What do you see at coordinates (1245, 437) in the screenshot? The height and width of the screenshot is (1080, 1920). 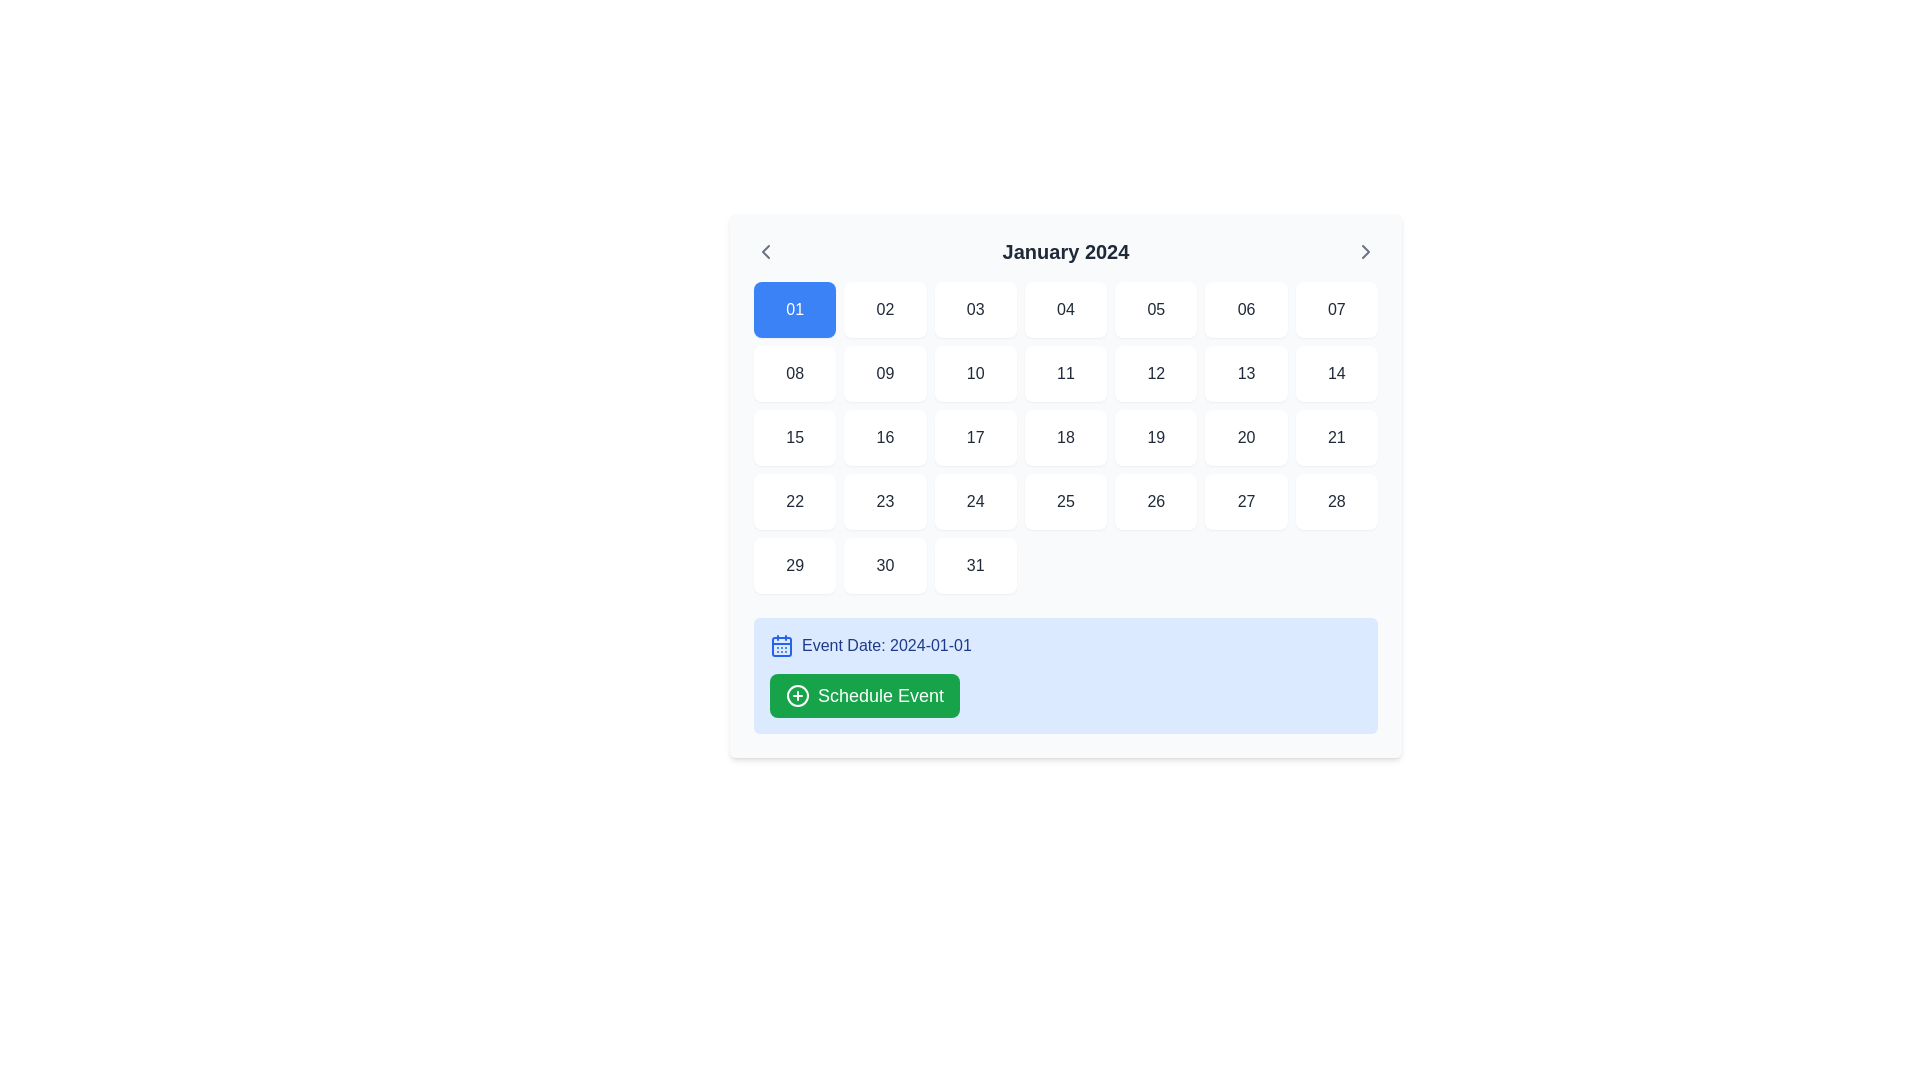 I see `the button representing the 20th day of the month in the calendar interface` at bounding box center [1245, 437].